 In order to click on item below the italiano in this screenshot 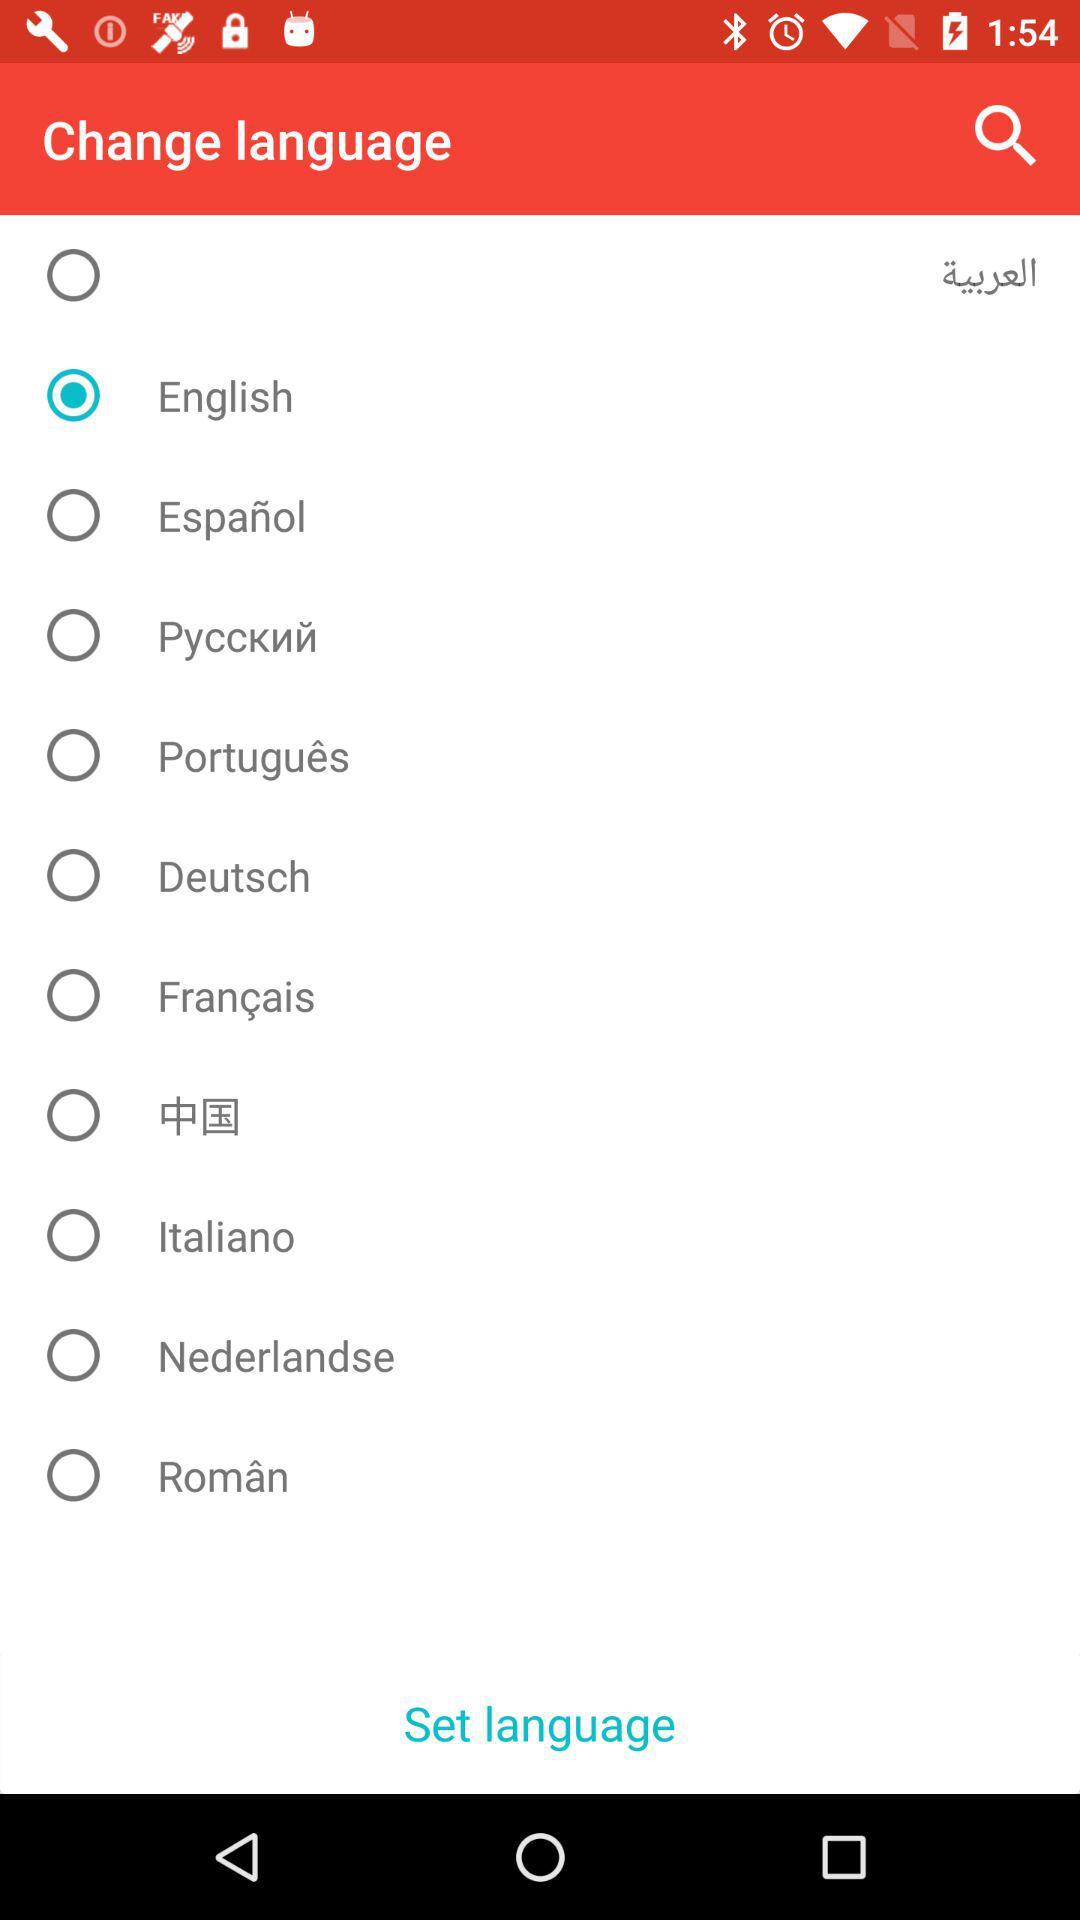, I will do `click(555, 1355)`.